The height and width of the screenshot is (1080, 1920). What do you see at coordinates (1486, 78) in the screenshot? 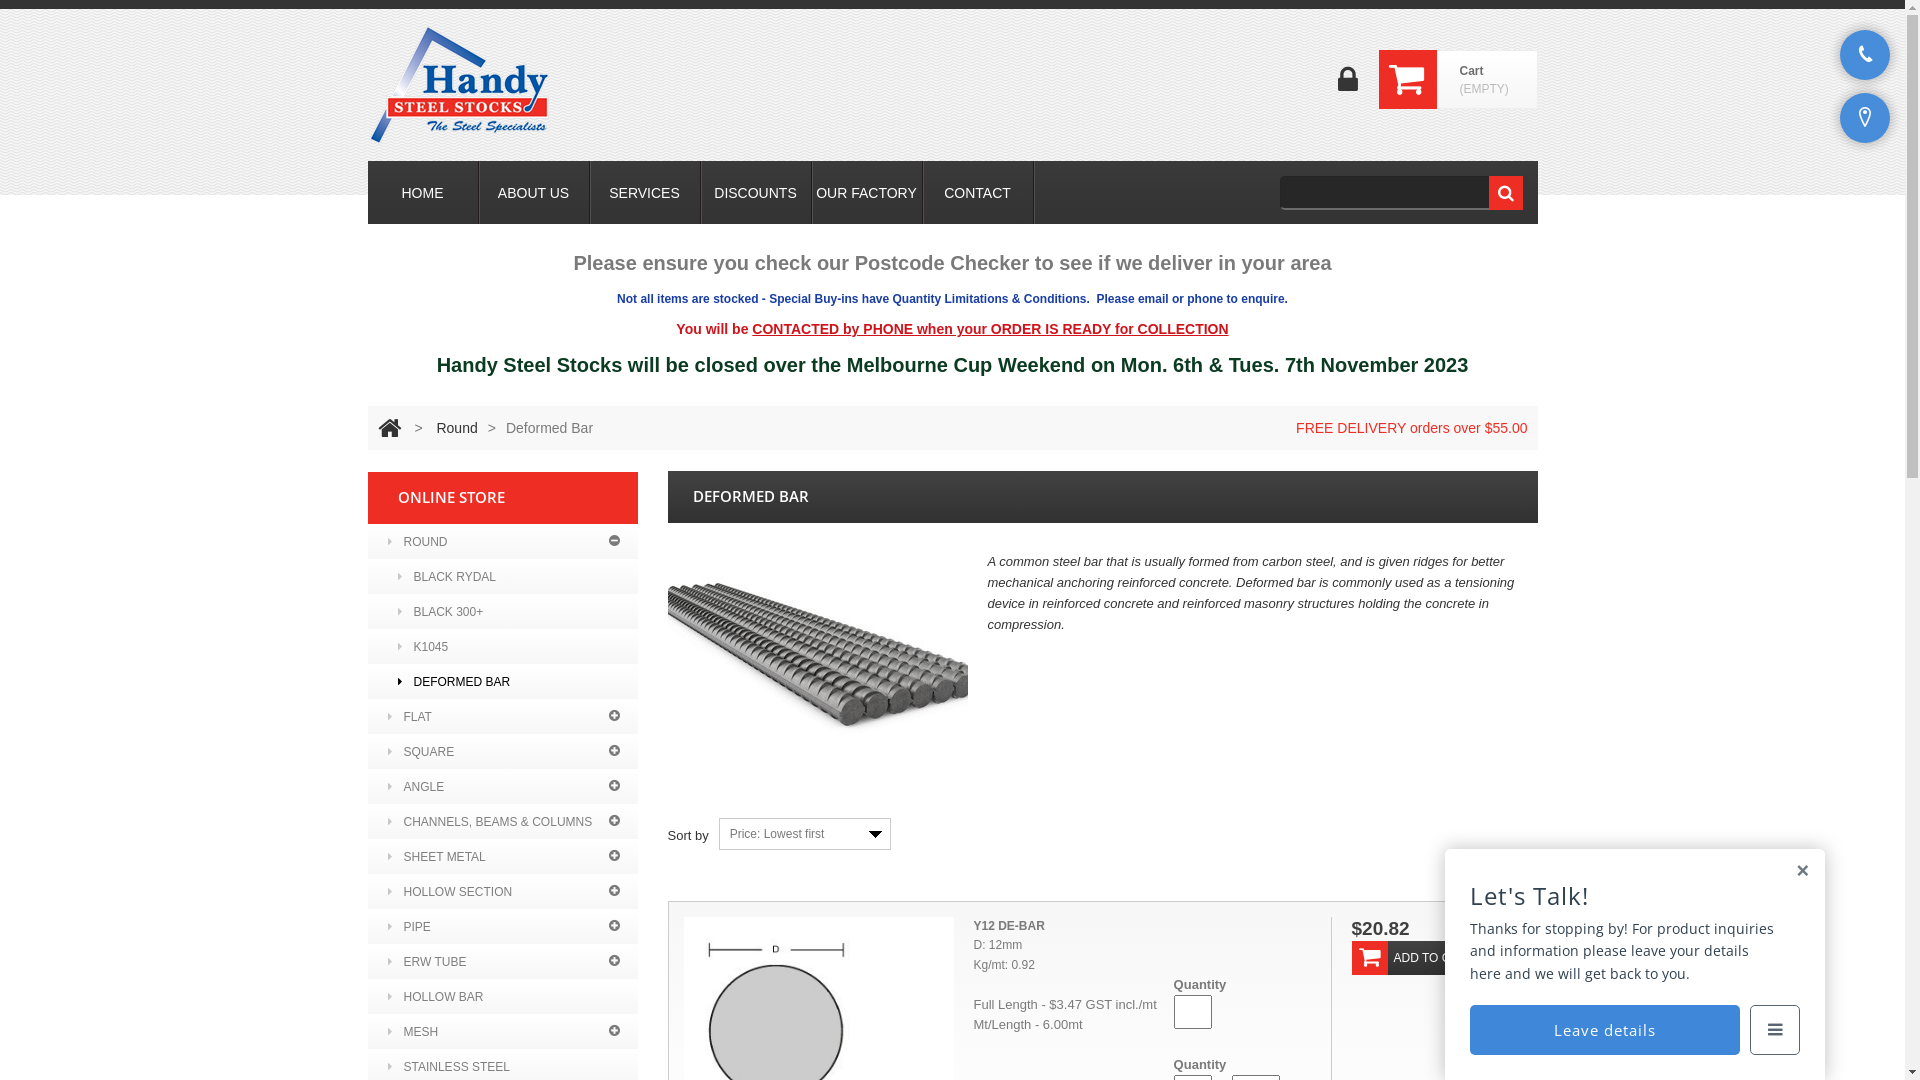
I see `'Cart` at bounding box center [1486, 78].